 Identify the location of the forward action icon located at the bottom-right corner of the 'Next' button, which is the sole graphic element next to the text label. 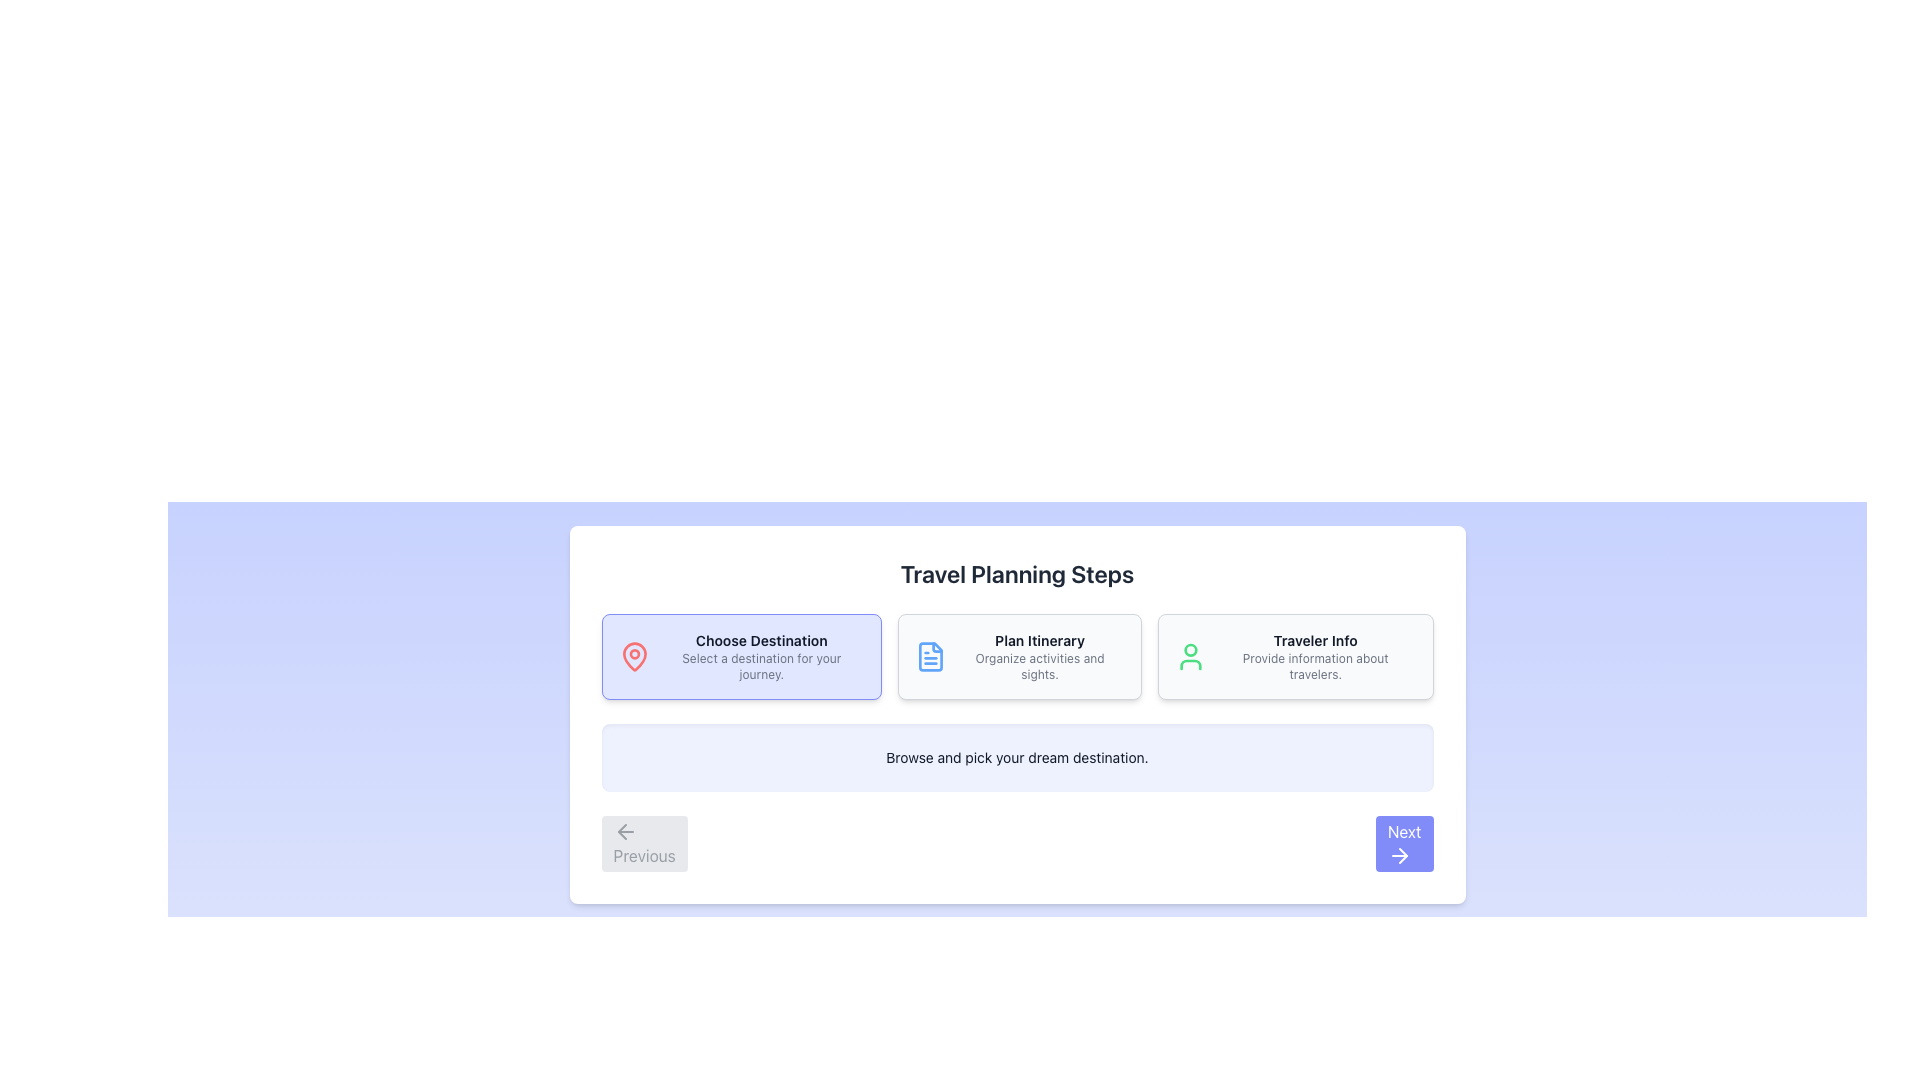
(1398, 855).